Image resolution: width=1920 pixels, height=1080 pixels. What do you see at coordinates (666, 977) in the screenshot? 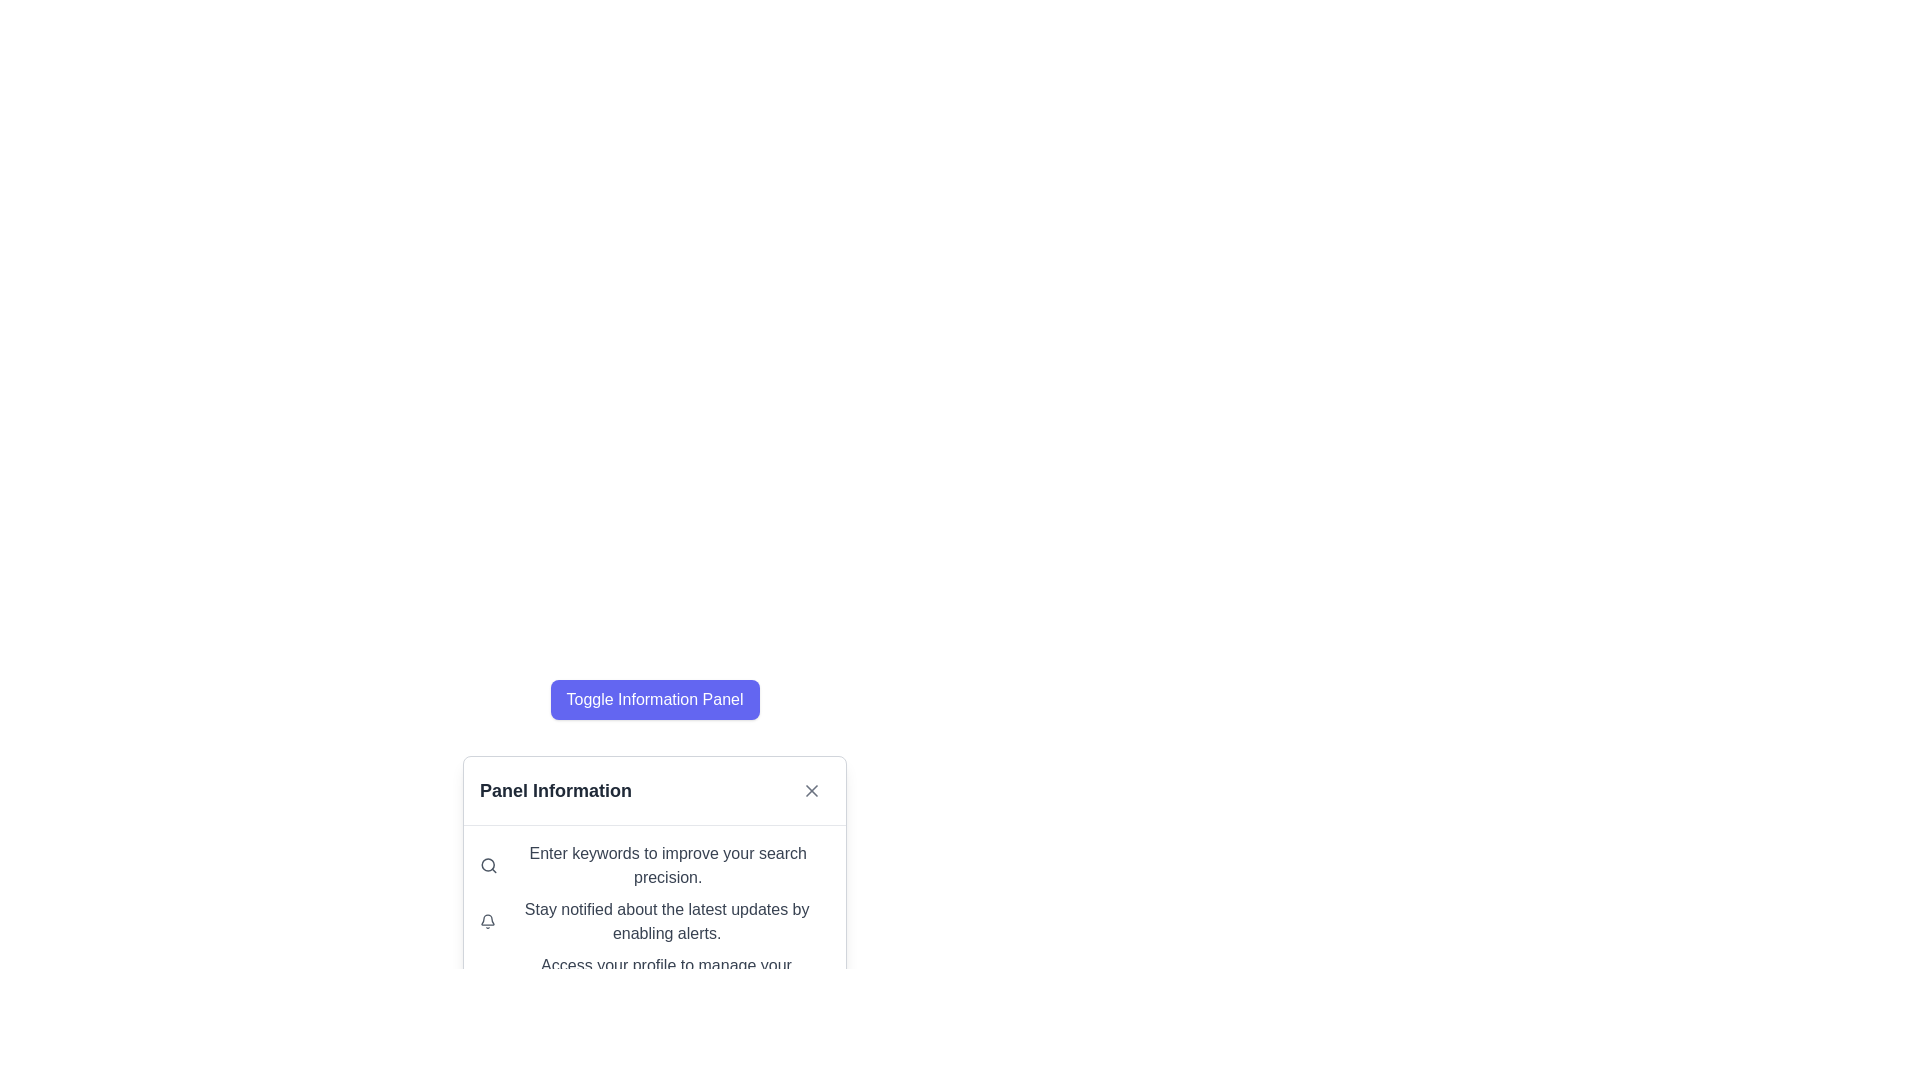
I see `the textual label that reads 'Access your profile to manage your preferences and settings.' located at the bottom of the 'Panel Information' card` at bounding box center [666, 977].